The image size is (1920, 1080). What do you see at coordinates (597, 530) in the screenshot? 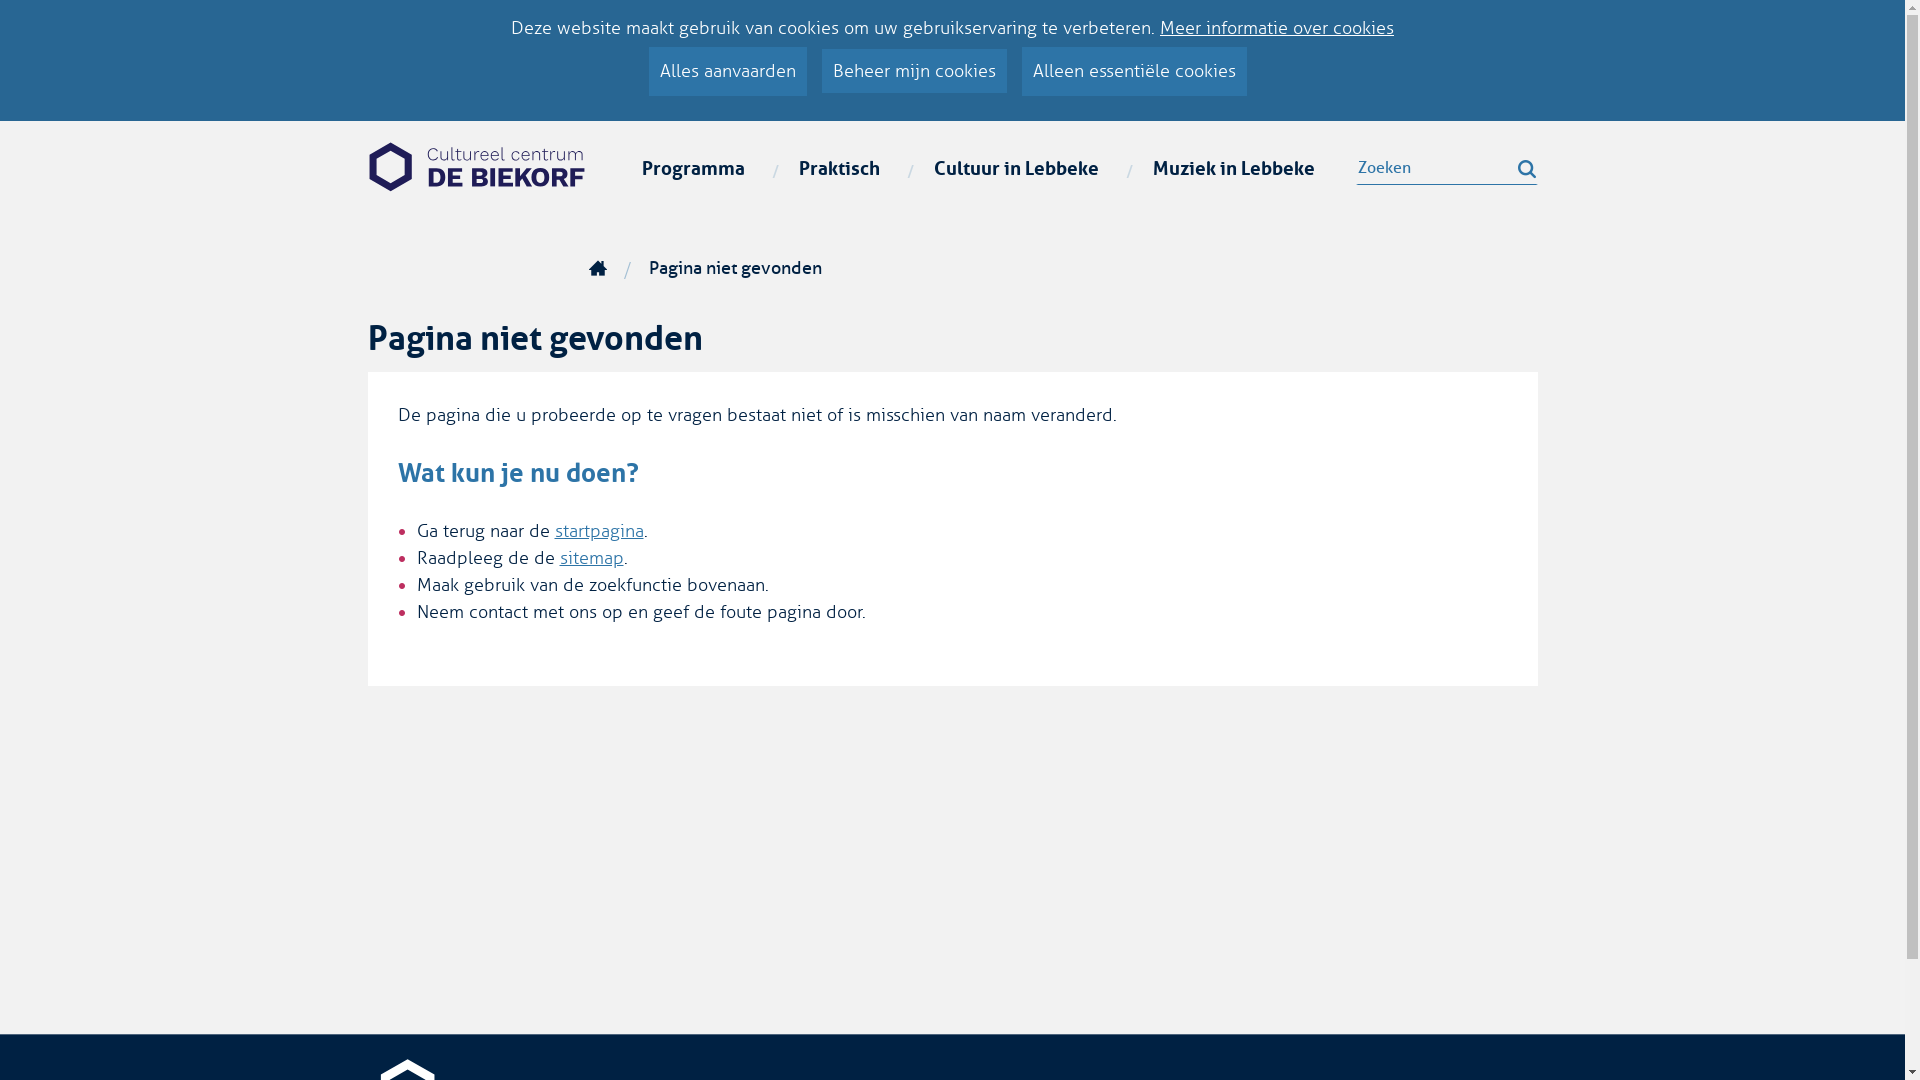
I see `'startpagina'` at bounding box center [597, 530].